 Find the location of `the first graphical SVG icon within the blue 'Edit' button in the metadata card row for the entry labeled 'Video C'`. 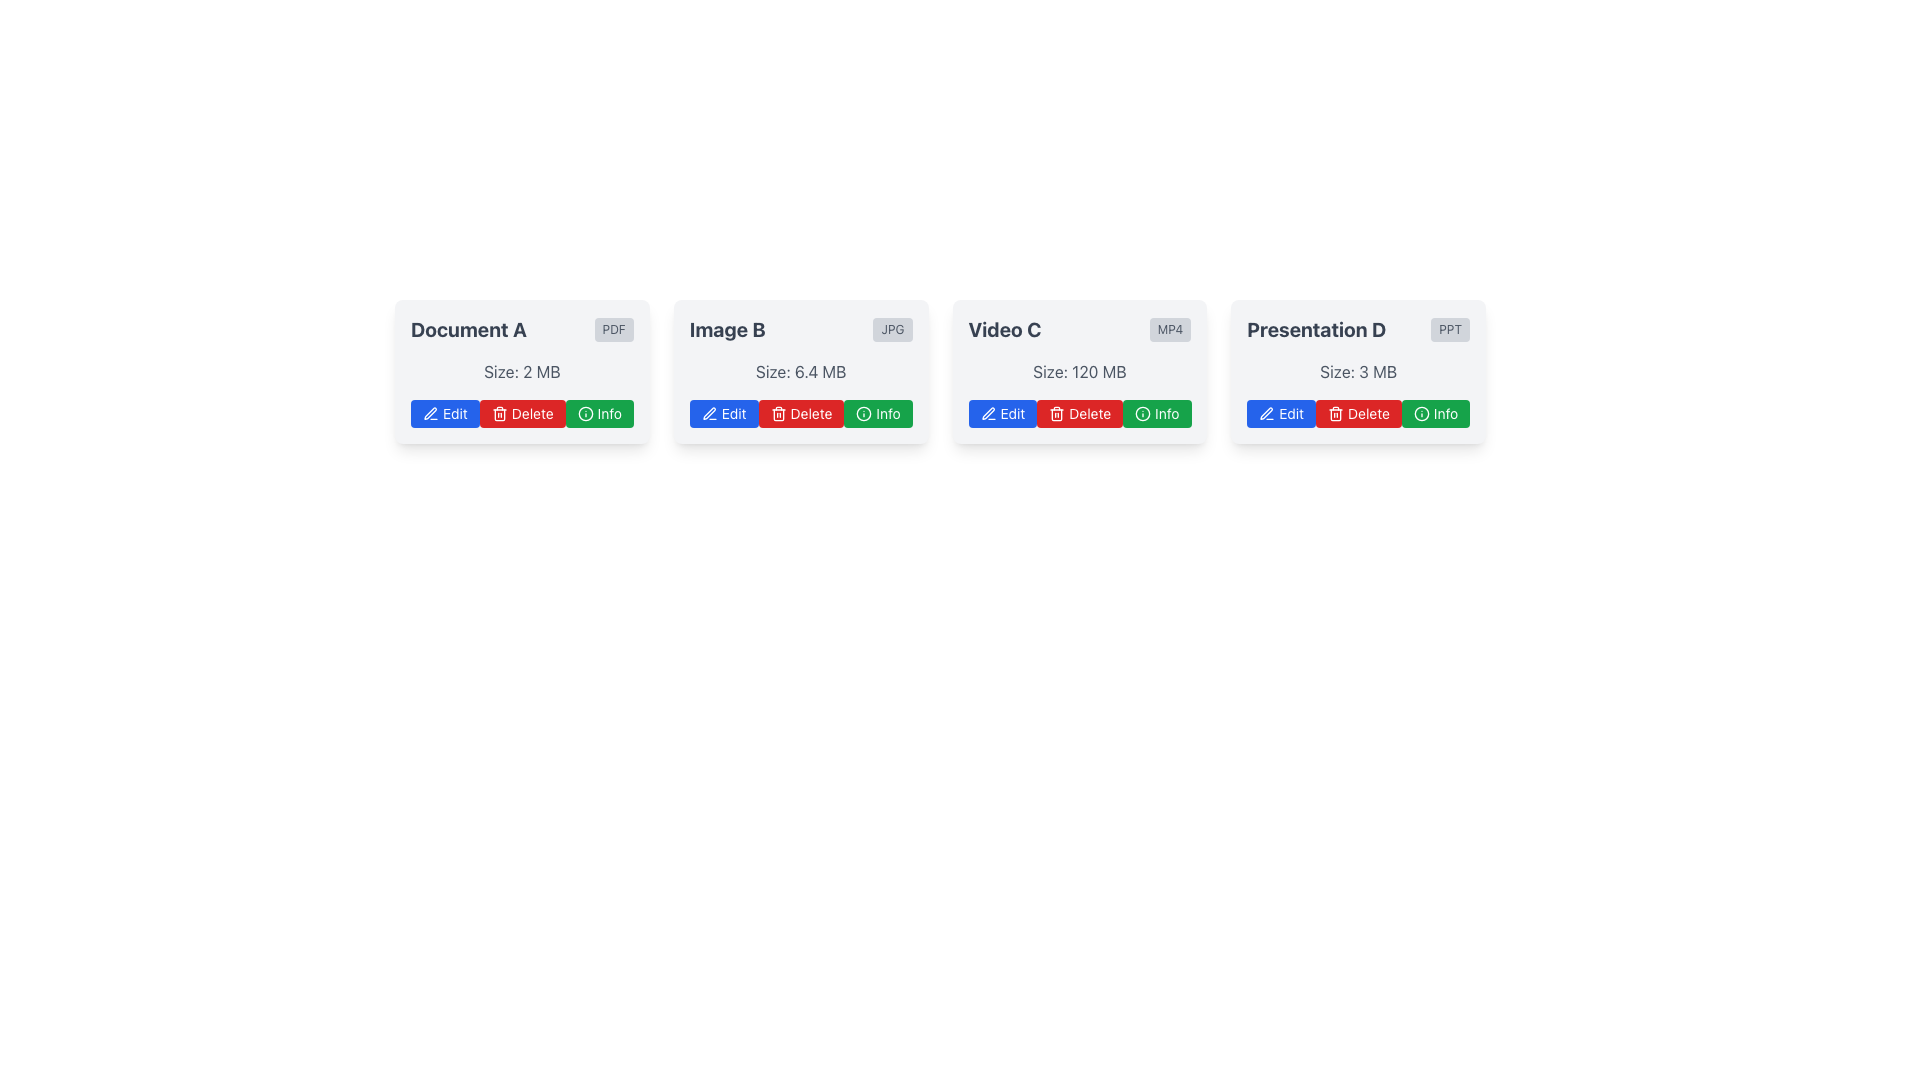

the first graphical SVG icon within the blue 'Edit' button in the metadata card row for the entry labeled 'Video C' is located at coordinates (988, 412).